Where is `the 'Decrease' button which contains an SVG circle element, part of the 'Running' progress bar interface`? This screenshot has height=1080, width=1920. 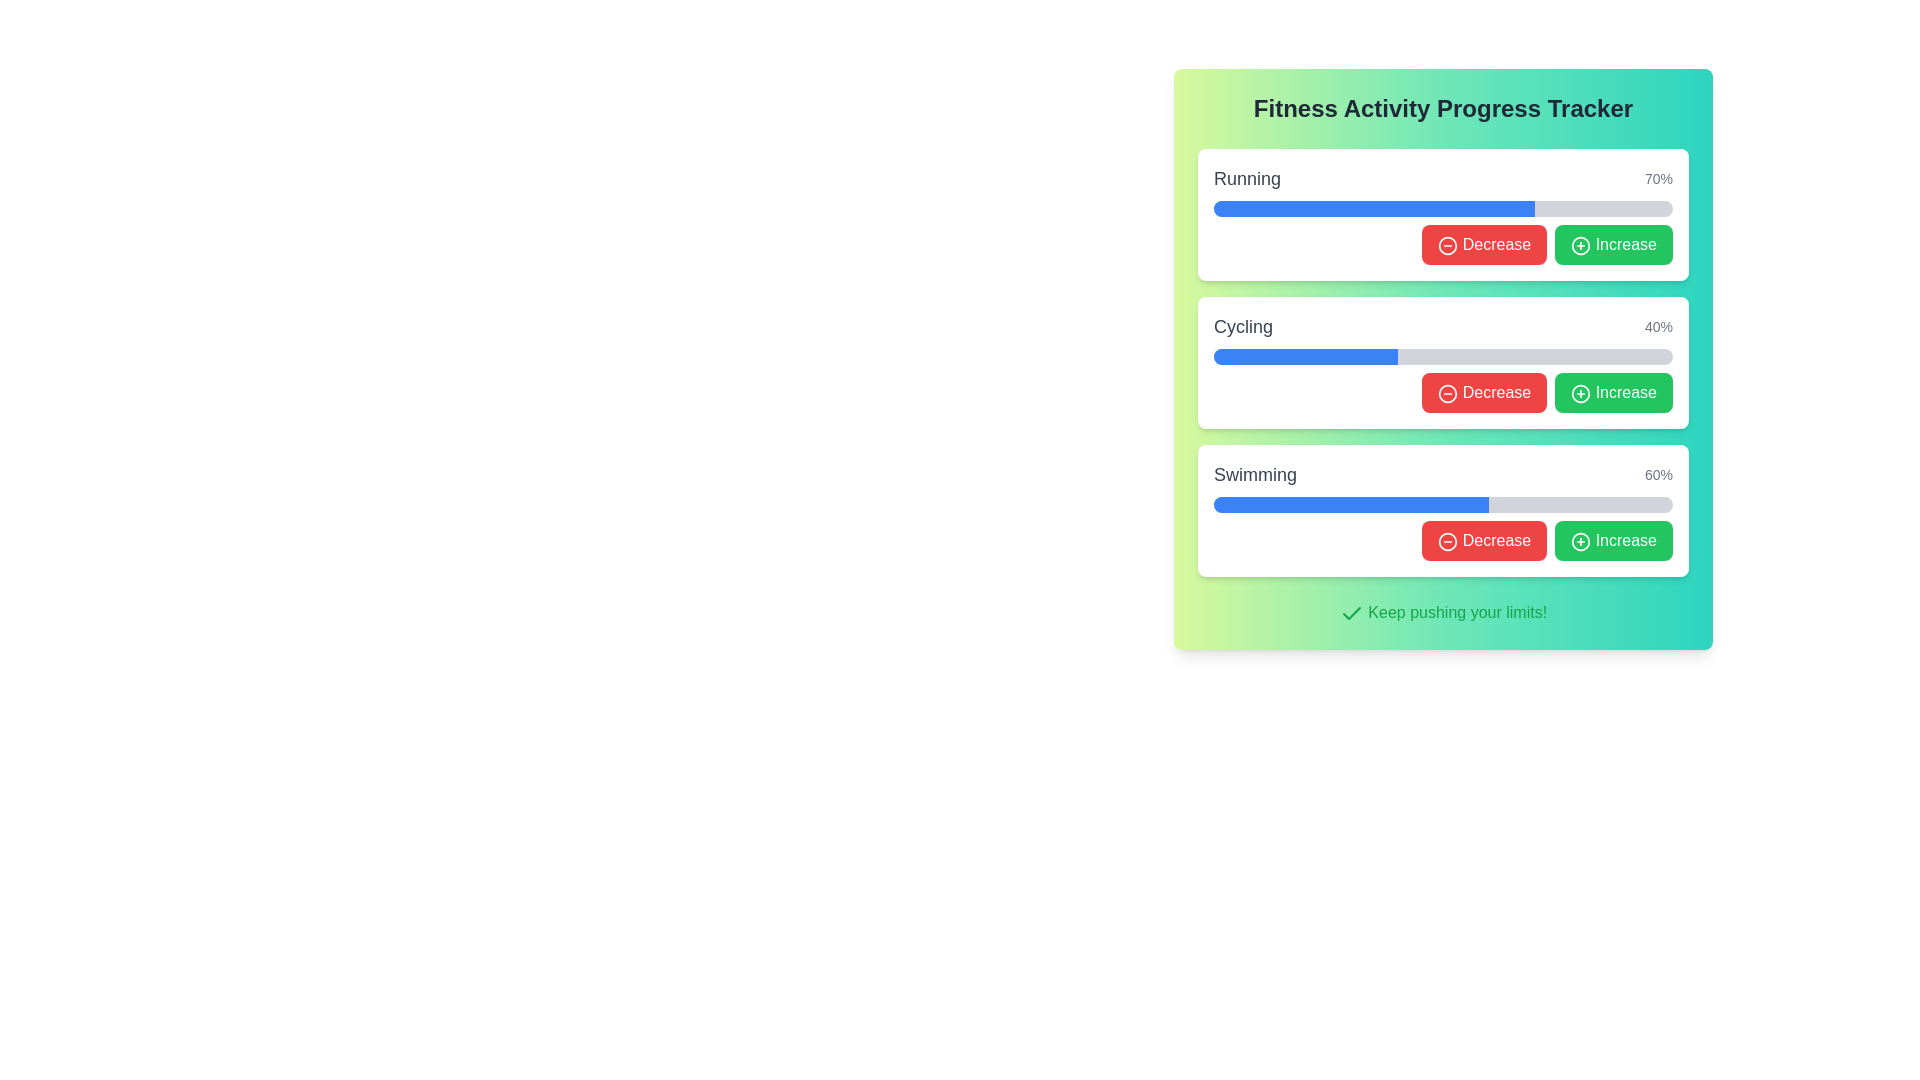 the 'Decrease' button which contains an SVG circle element, part of the 'Running' progress bar interface is located at coordinates (1448, 244).